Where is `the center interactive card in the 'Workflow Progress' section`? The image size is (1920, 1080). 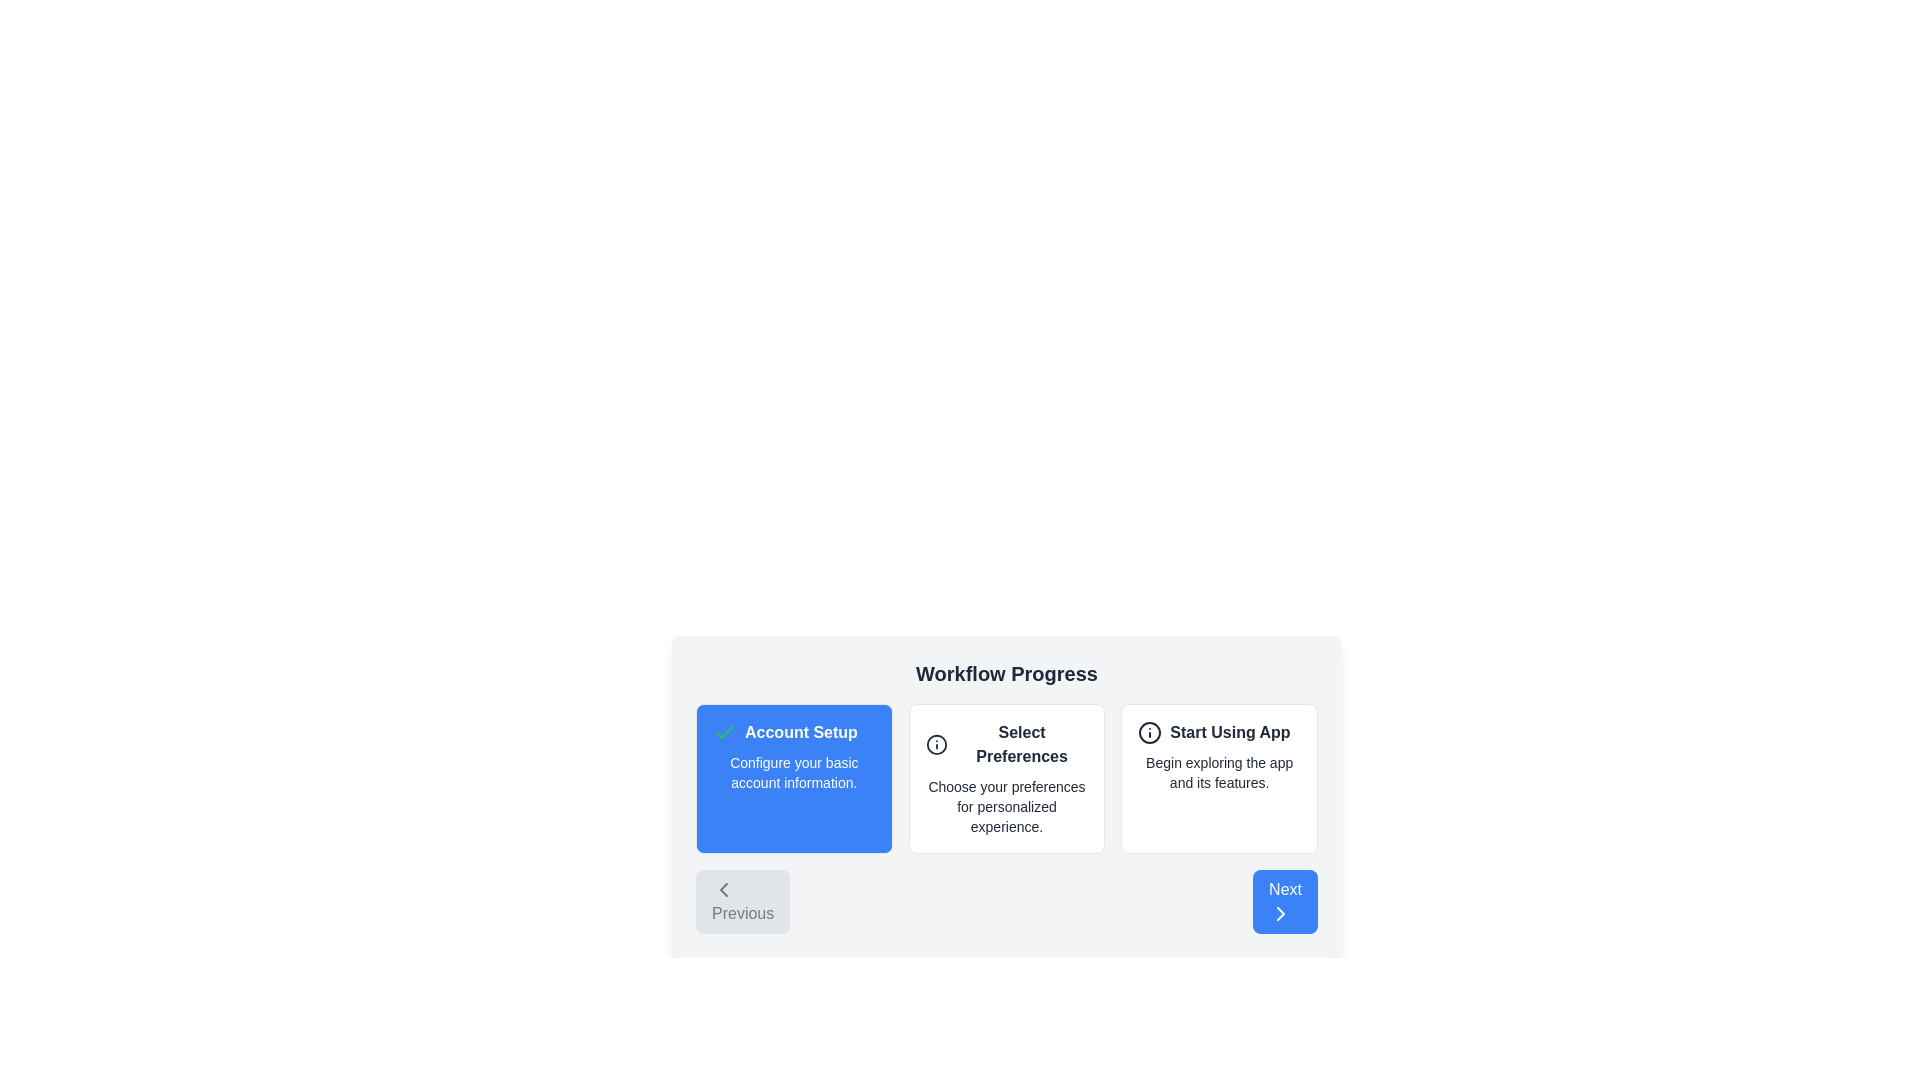
the center interactive card in the 'Workflow Progress' section is located at coordinates (1007, 778).